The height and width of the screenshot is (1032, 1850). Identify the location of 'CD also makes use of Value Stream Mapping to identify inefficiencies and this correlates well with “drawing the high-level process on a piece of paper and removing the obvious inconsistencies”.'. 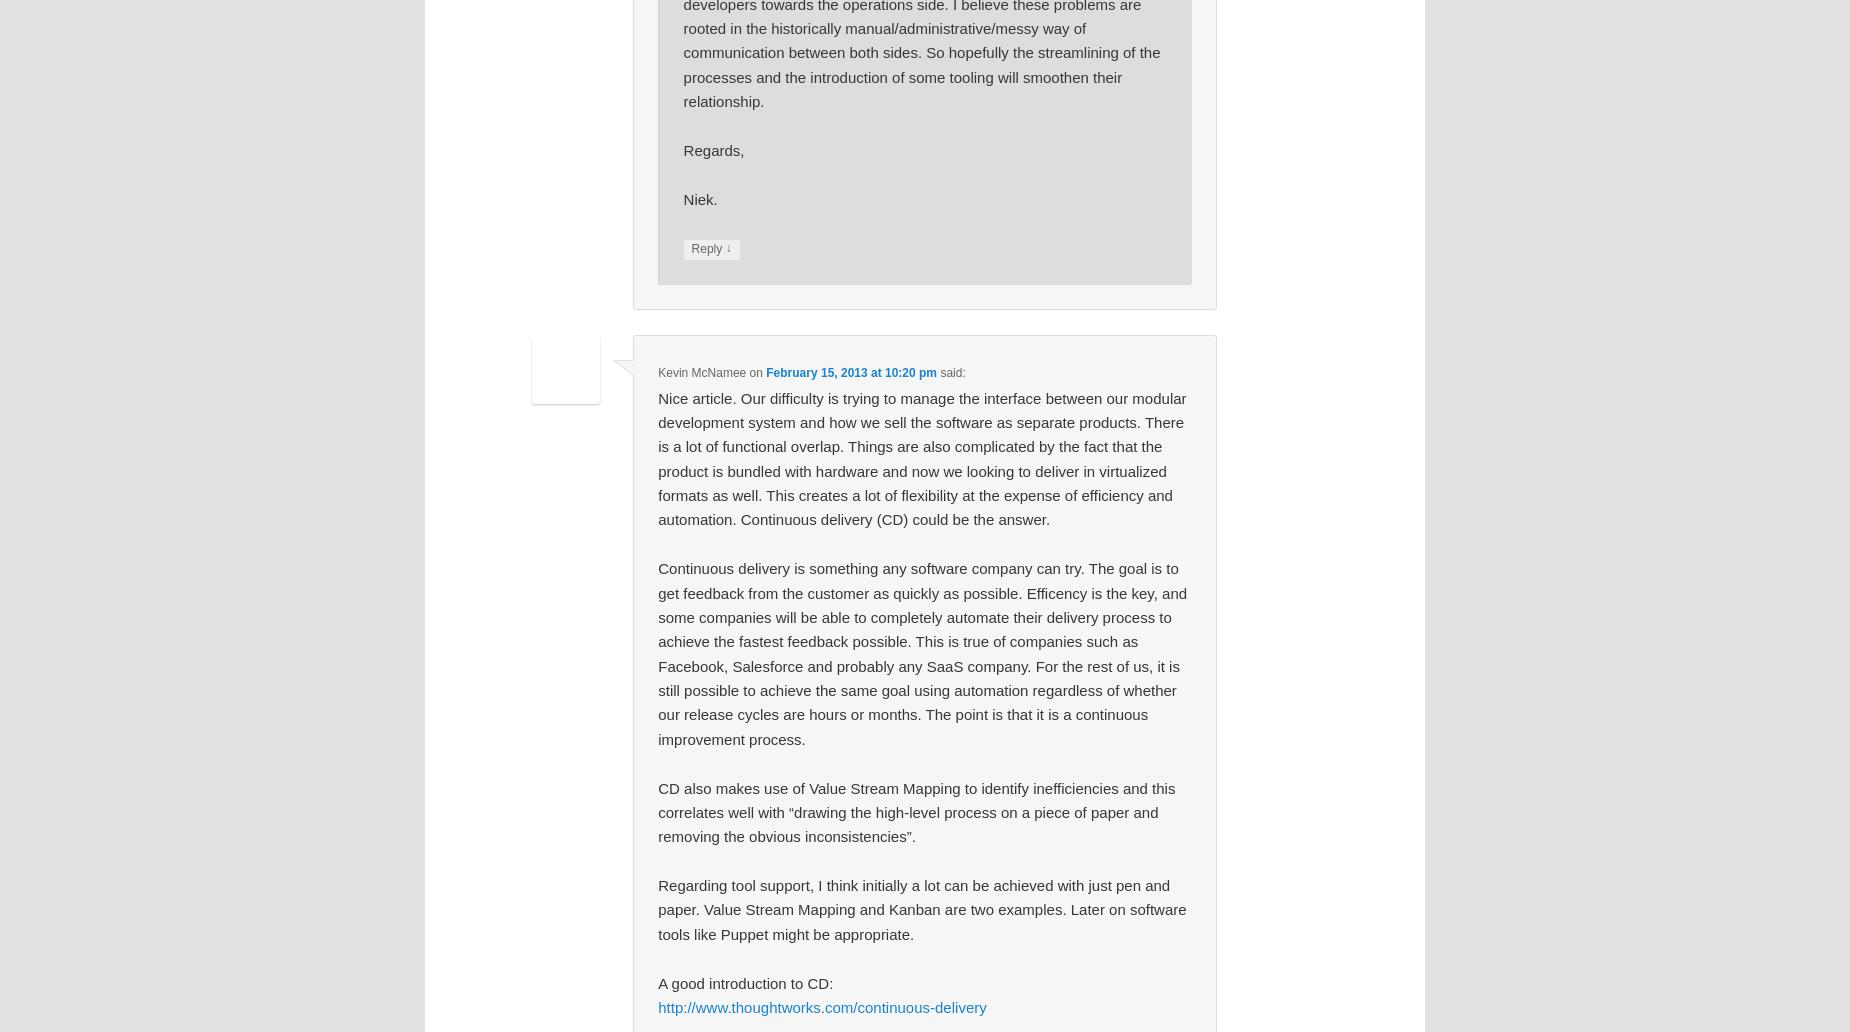
(916, 811).